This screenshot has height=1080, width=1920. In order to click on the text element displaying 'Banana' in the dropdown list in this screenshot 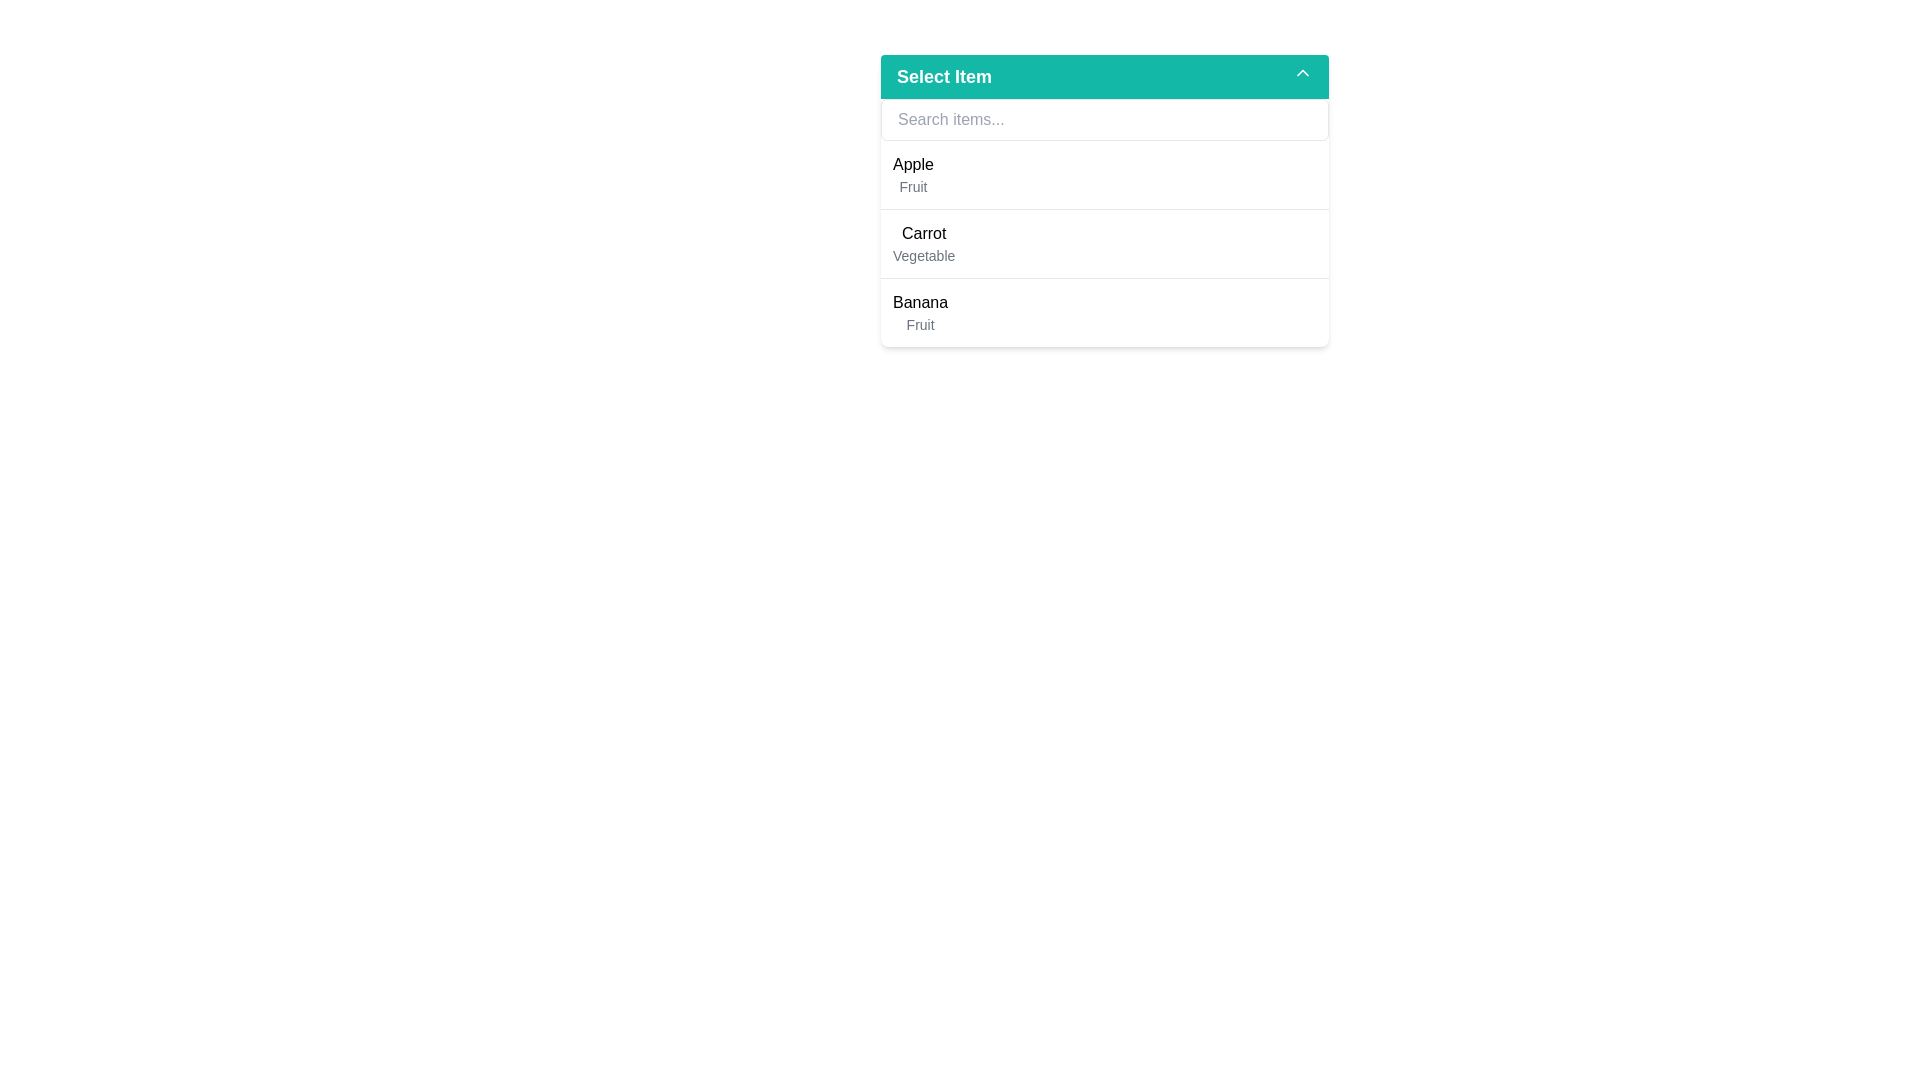, I will do `click(919, 312)`.